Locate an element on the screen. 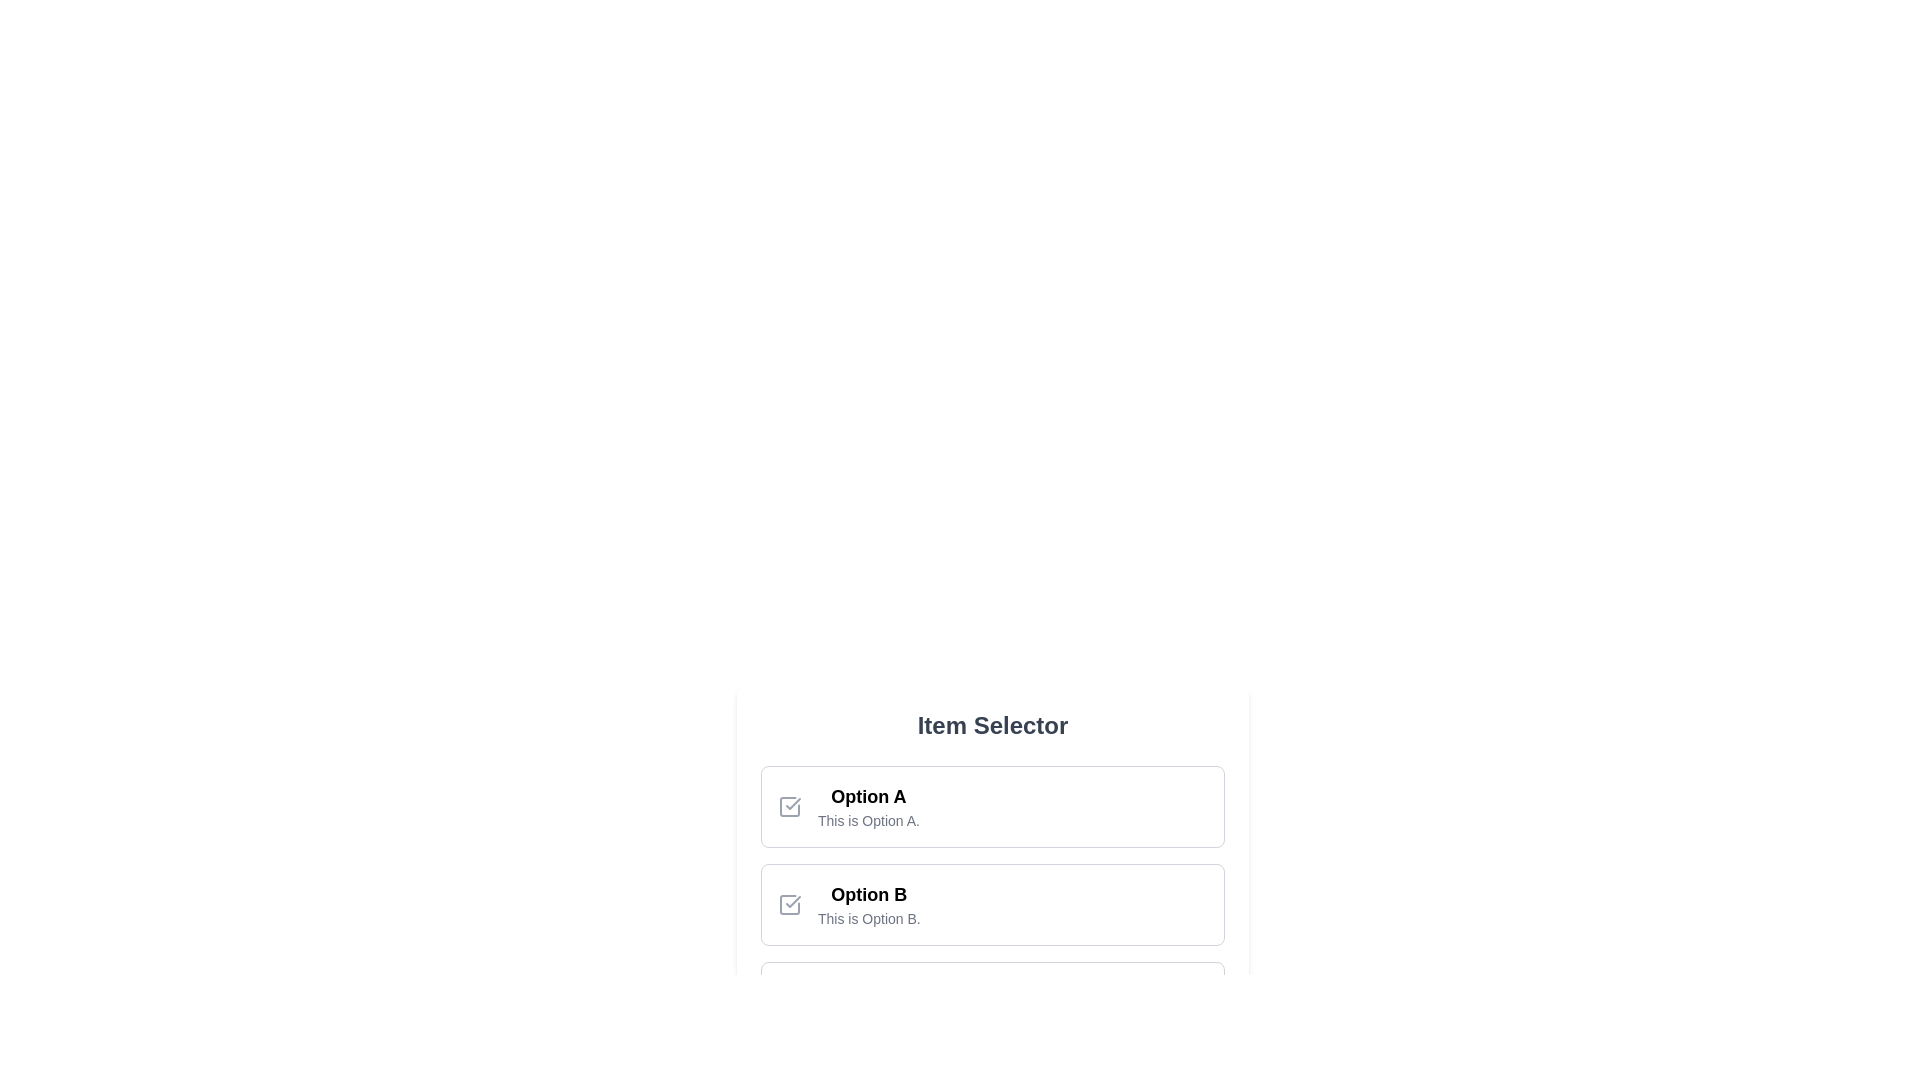 This screenshot has width=1920, height=1080. the descriptive subtitle text element that provides details about 'Option B', located directly underneath the heading 'Option B' is located at coordinates (869, 918).